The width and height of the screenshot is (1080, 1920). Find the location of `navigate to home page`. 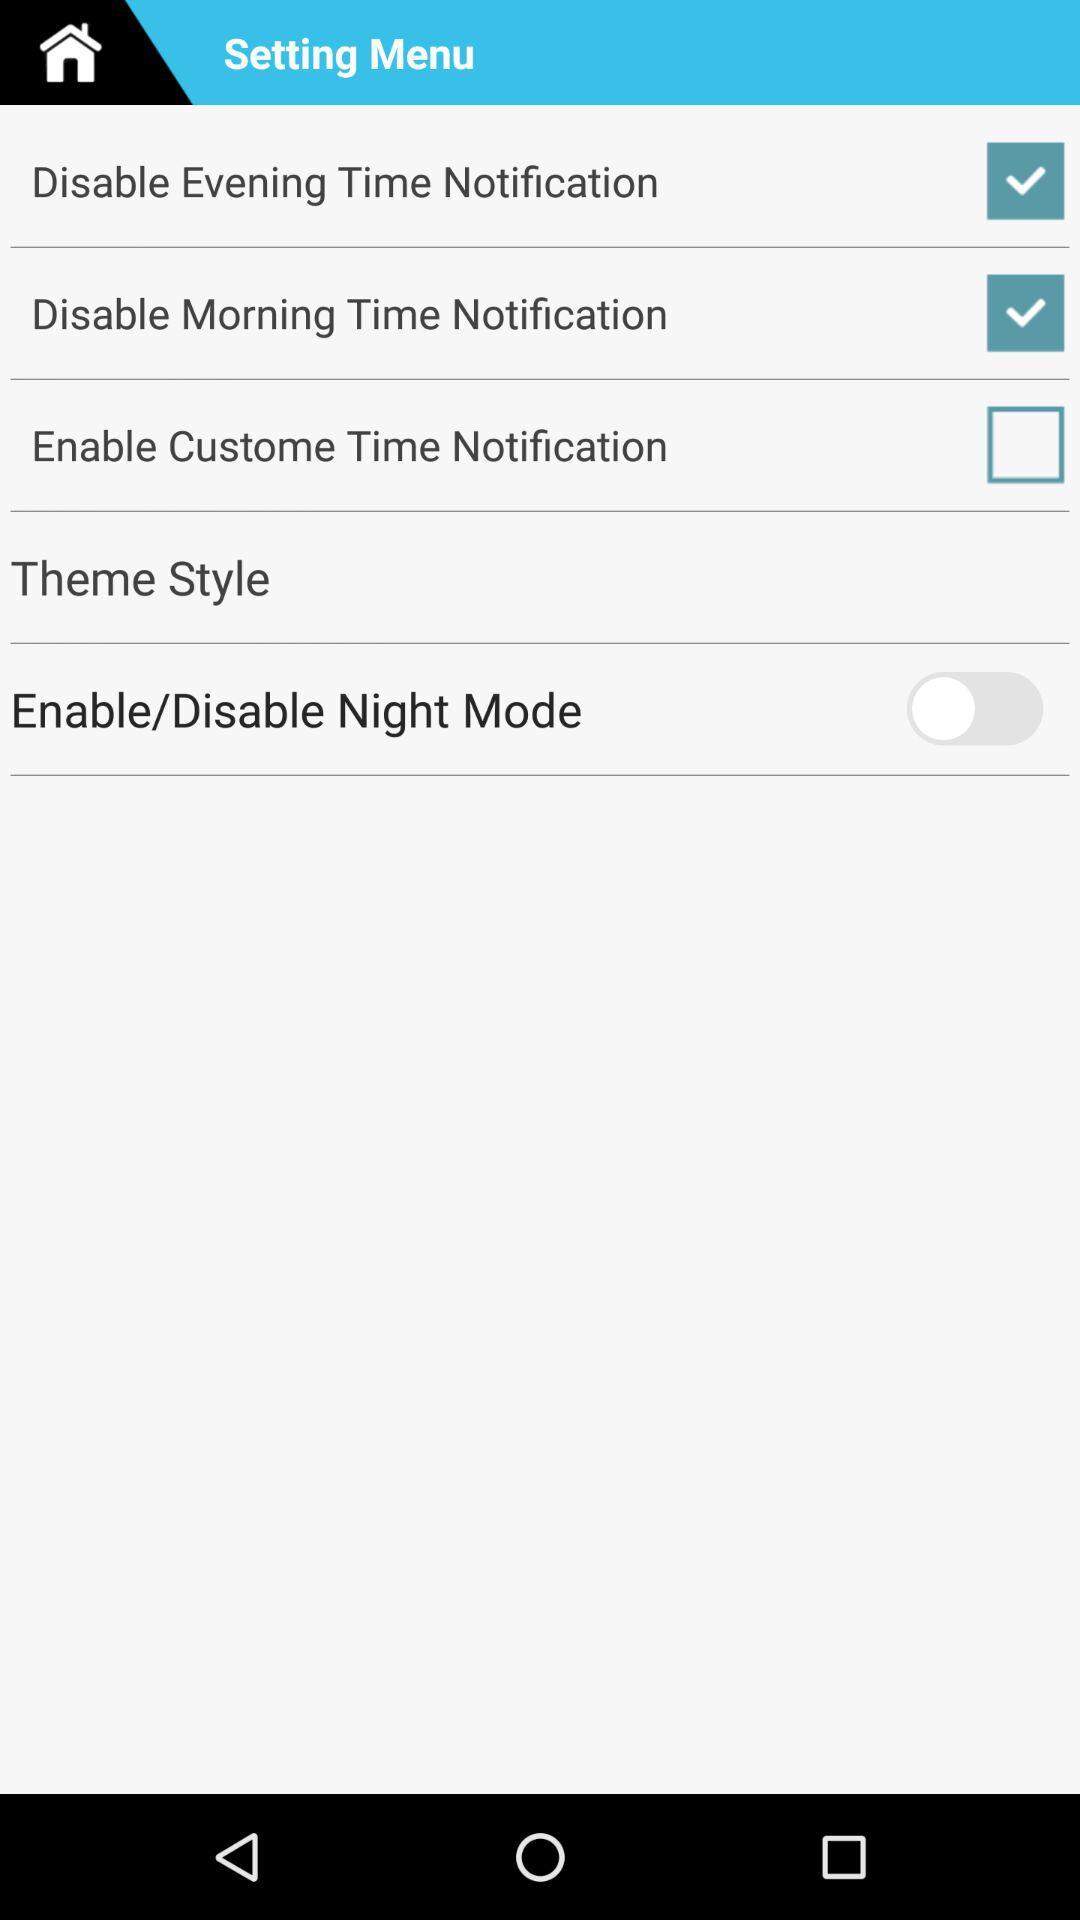

navigate to home page is located at coordinates (104, 52).